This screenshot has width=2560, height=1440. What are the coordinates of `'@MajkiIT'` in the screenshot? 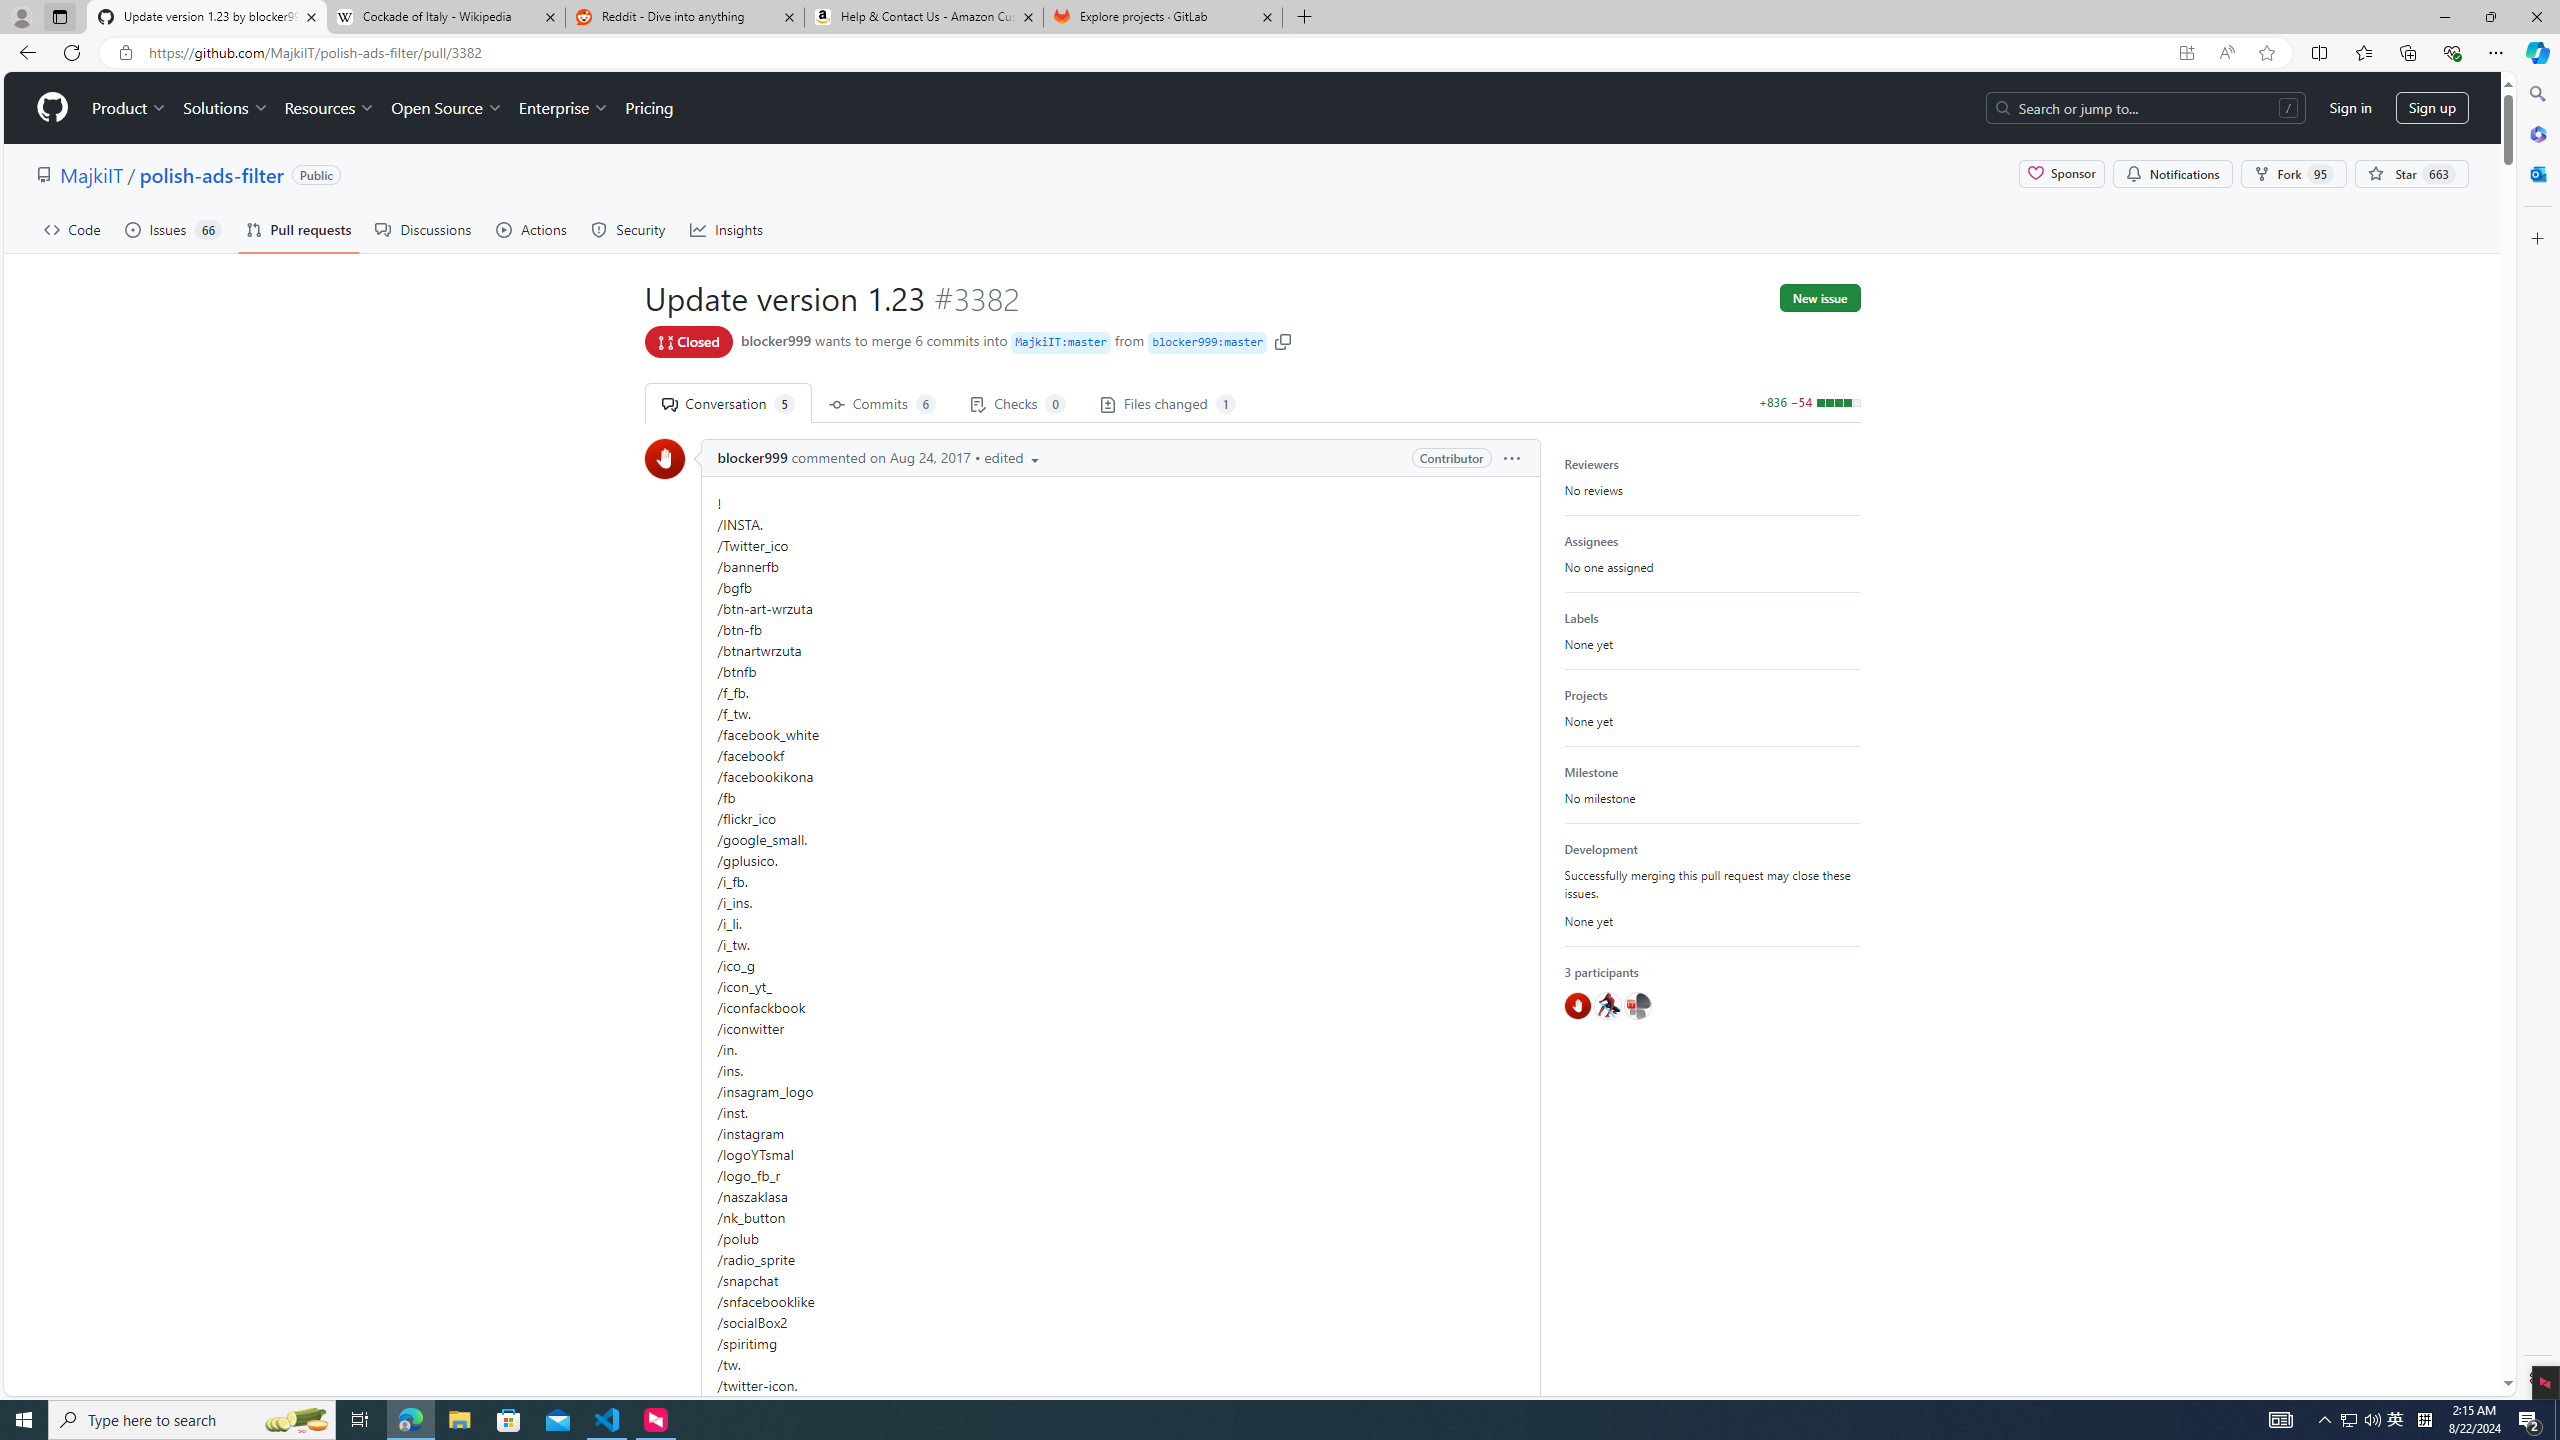 It's located at (1636, 1006).